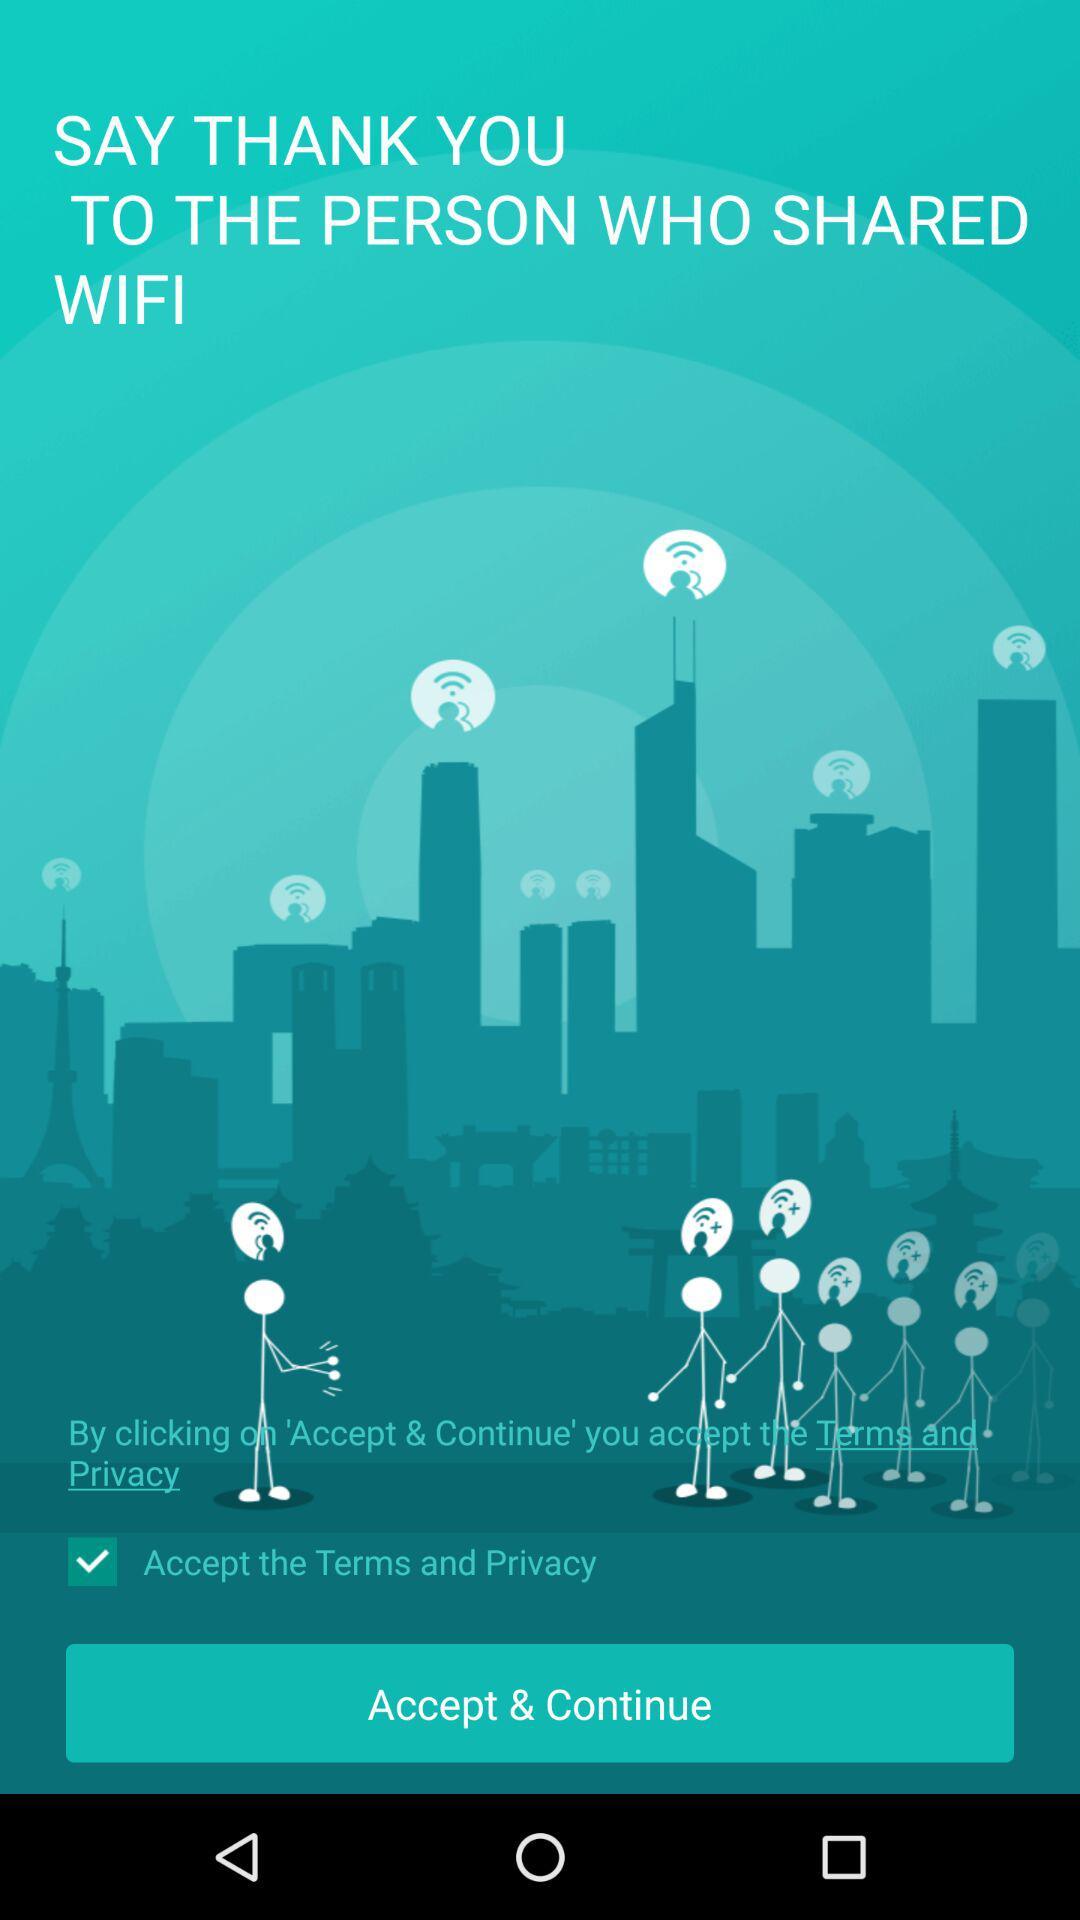 Image resolution: width=1080 pixels, height=1920 pixels. What do you see at coordinates (540, 1451) in the screenshot?
I see `the item above accept the terms` at bounding box center [540, 1451].